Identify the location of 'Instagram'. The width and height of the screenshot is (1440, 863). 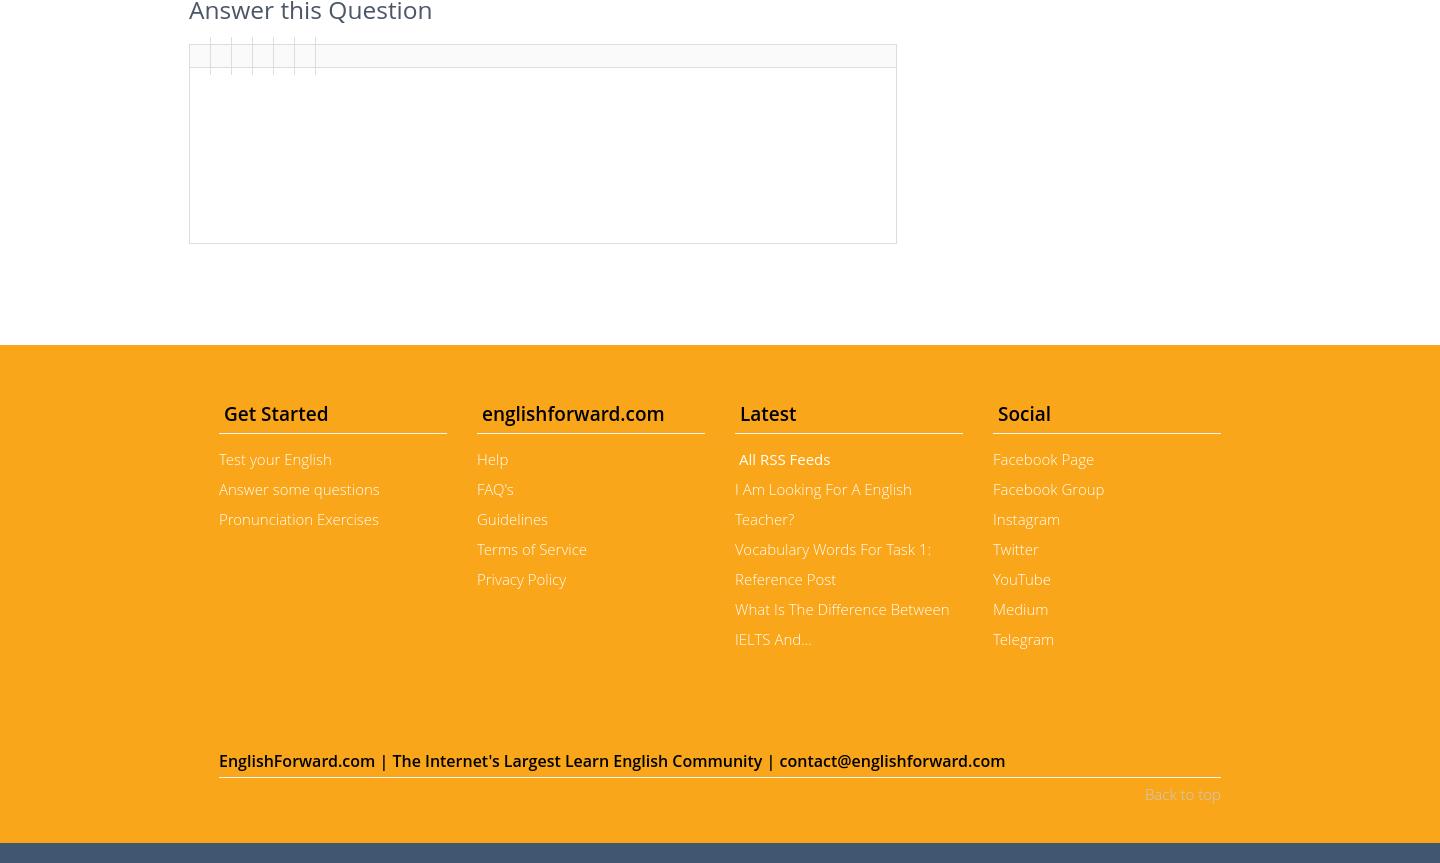
(992, 519).